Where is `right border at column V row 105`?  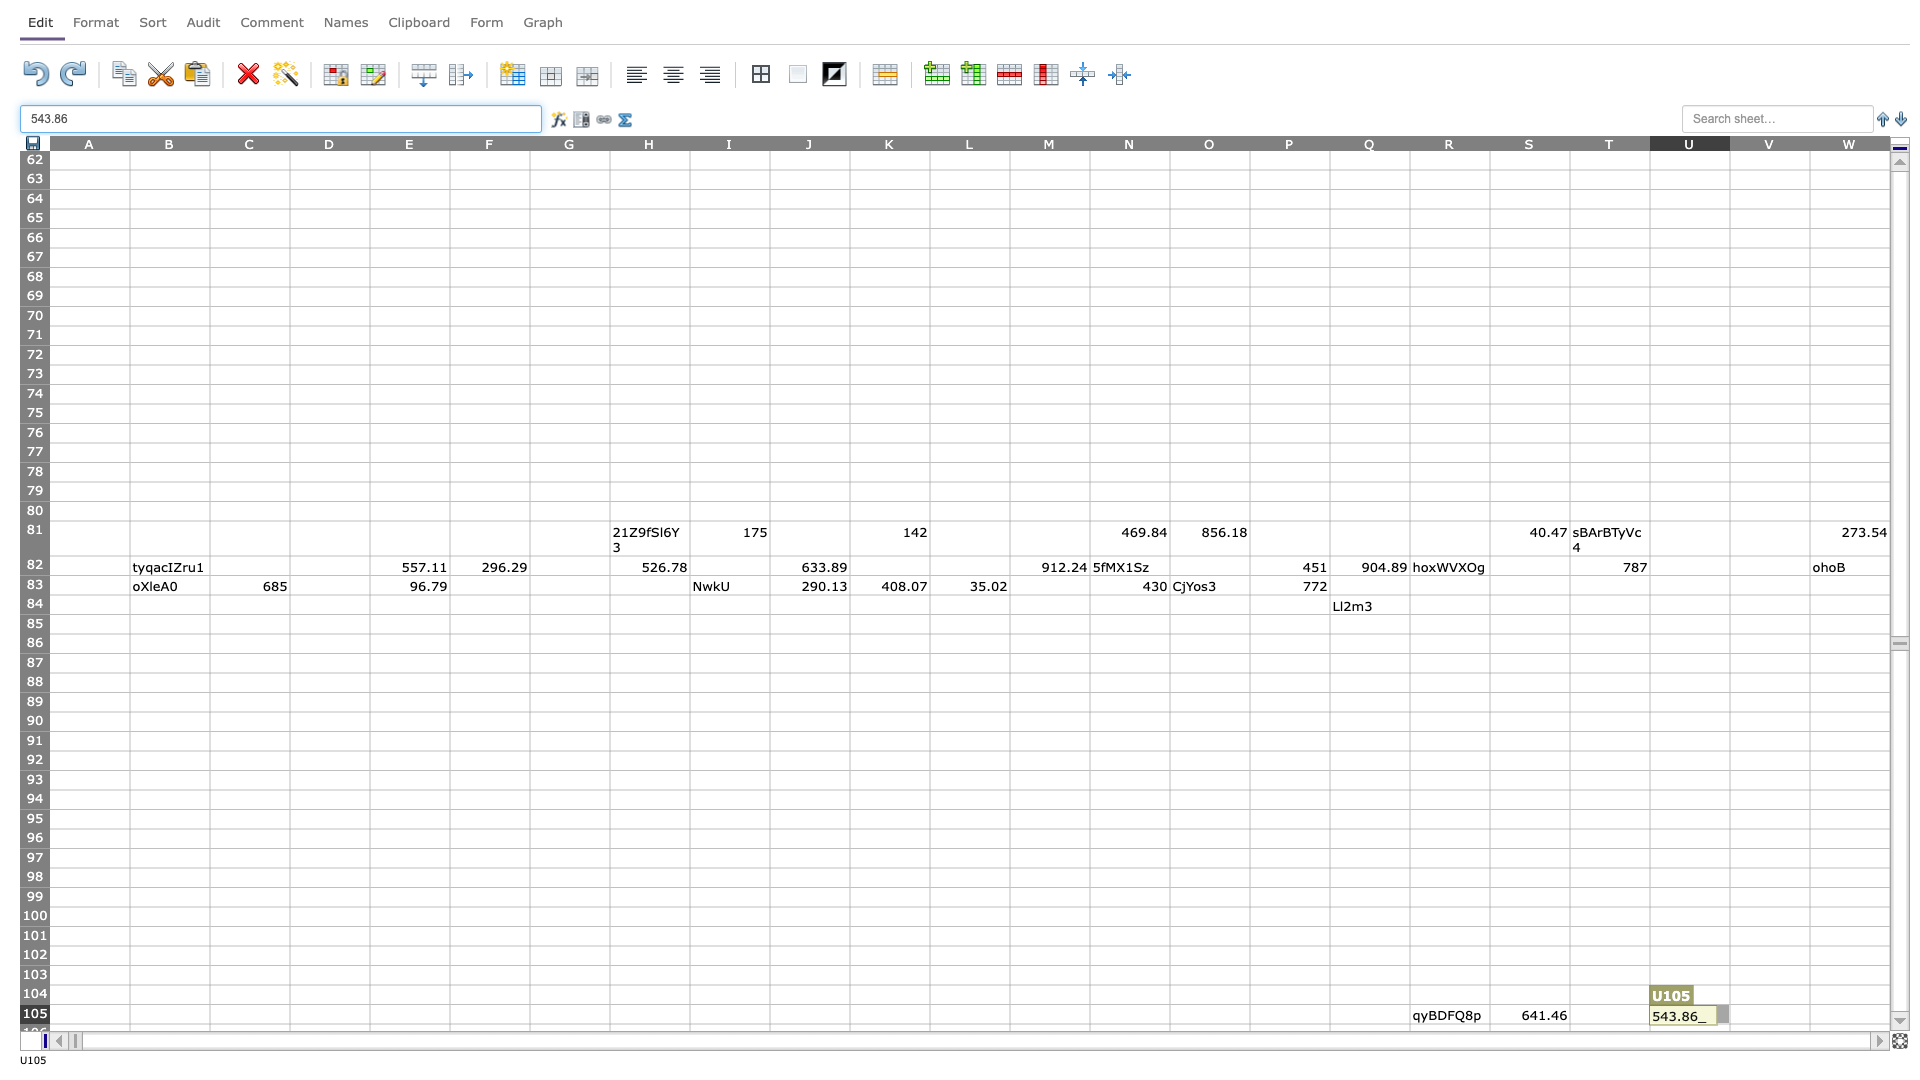
right border at column V row 105 is located at coordinates (1809, 1014).